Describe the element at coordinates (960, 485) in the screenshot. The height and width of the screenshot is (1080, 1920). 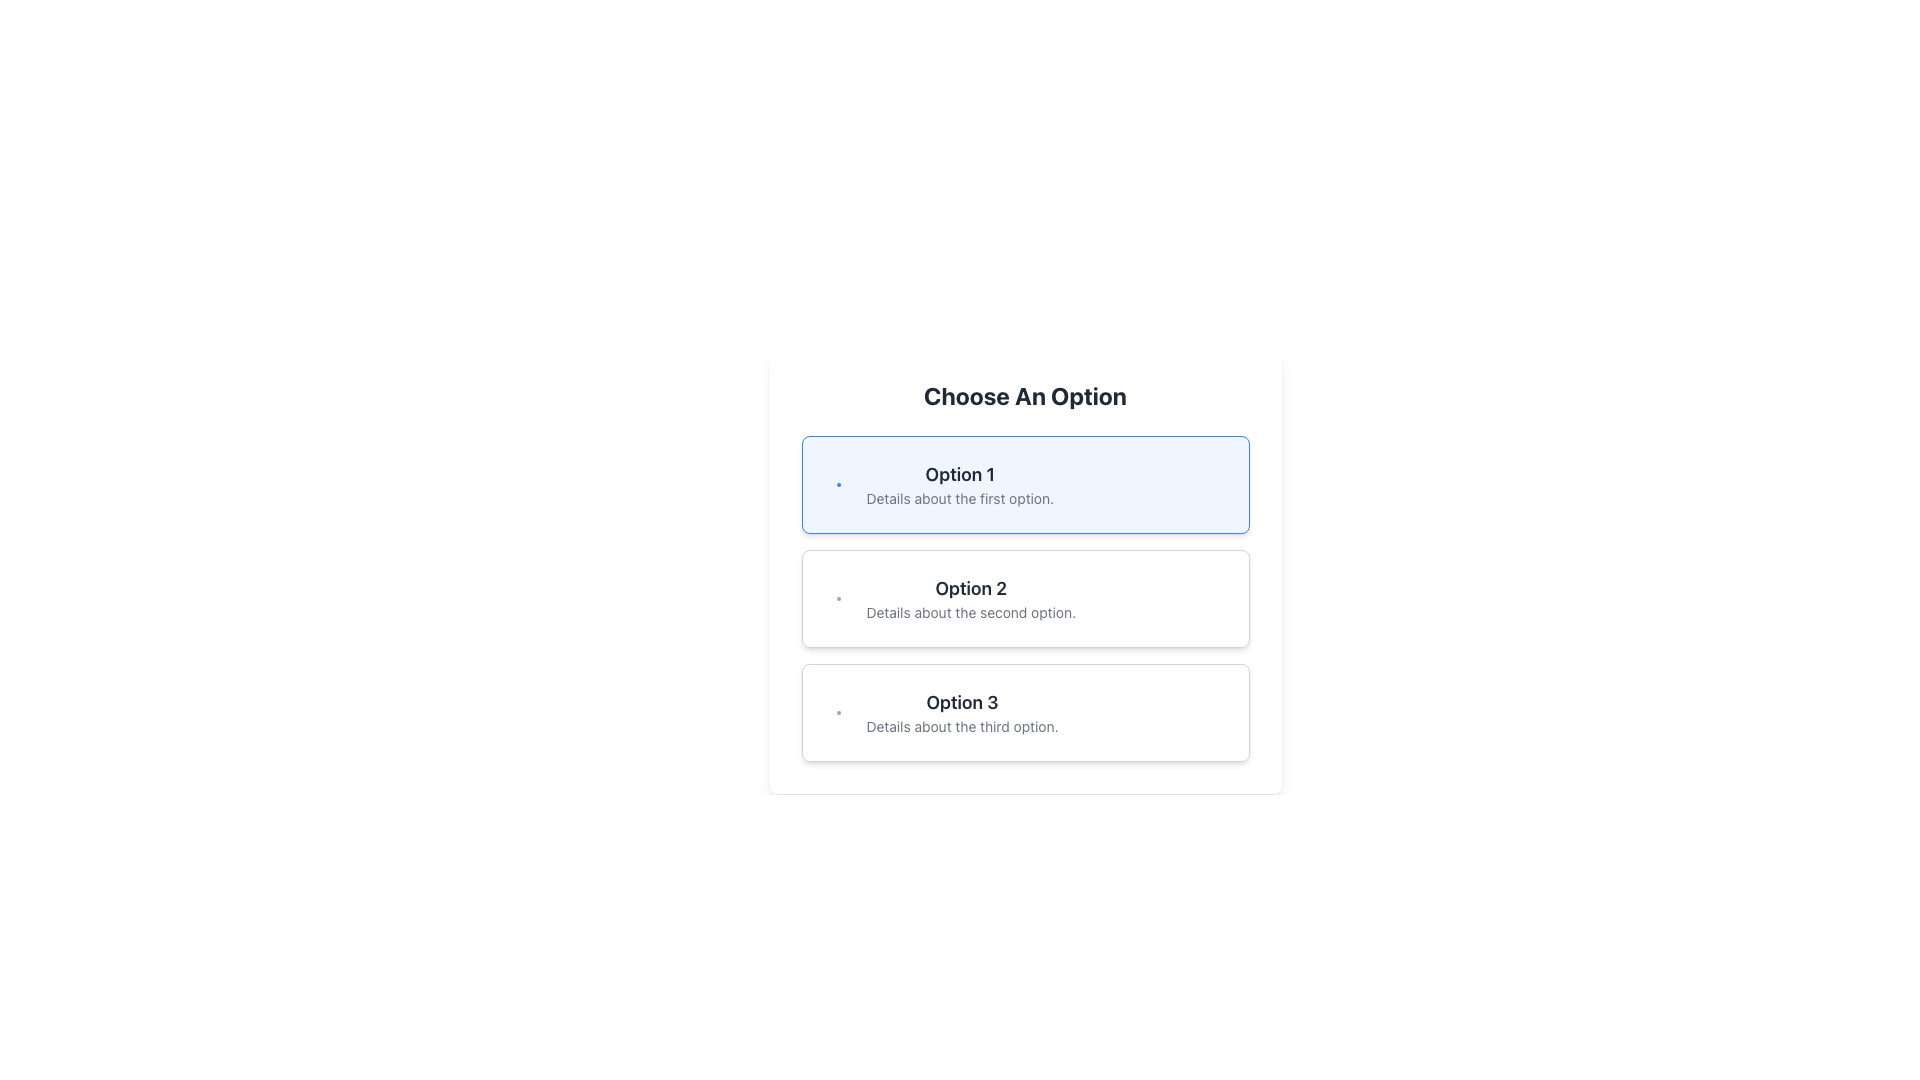
I see `the text display element containing the title 'Option 1' and the descriptive text 'Details about the first option.'` at that location.